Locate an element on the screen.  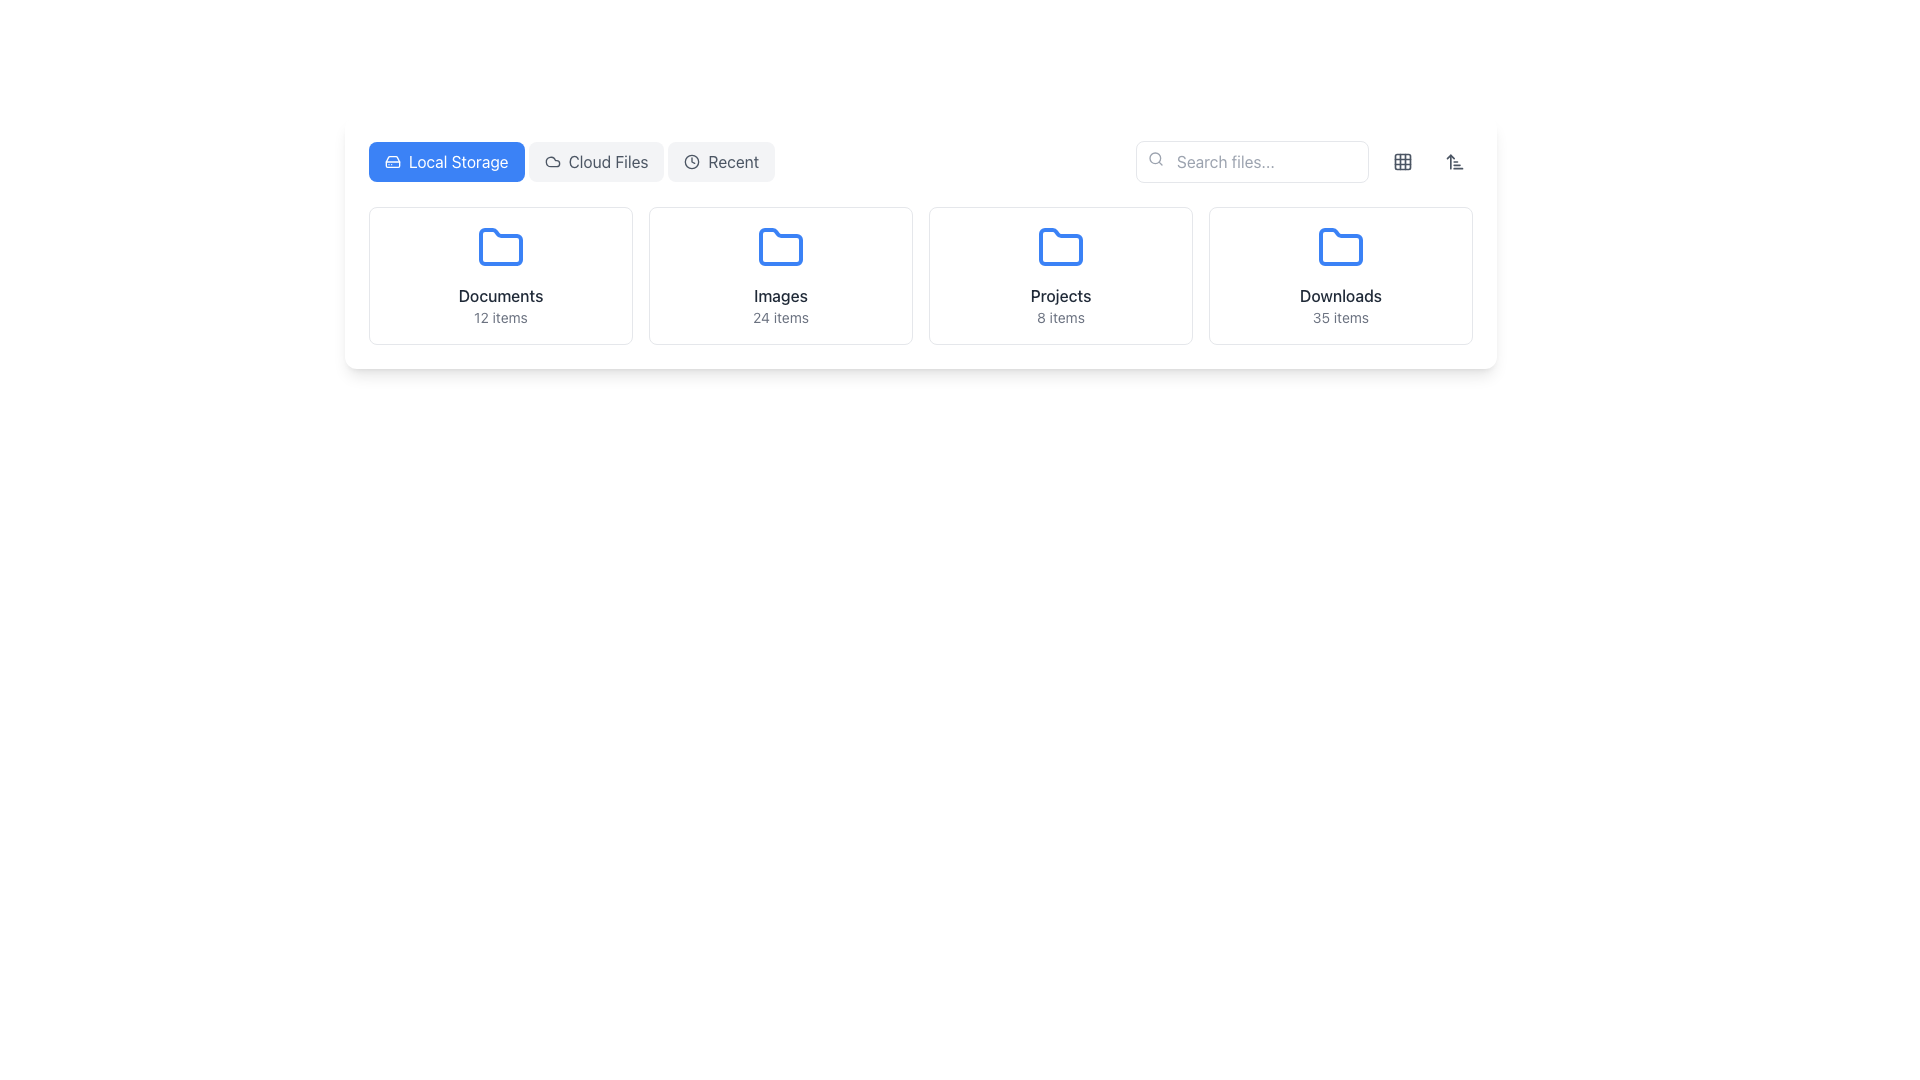
the static text that indicates the number of items in the 'Projects' folder, which is located directly beneath the 'Projects' label is located at coordinates (1059, 316).